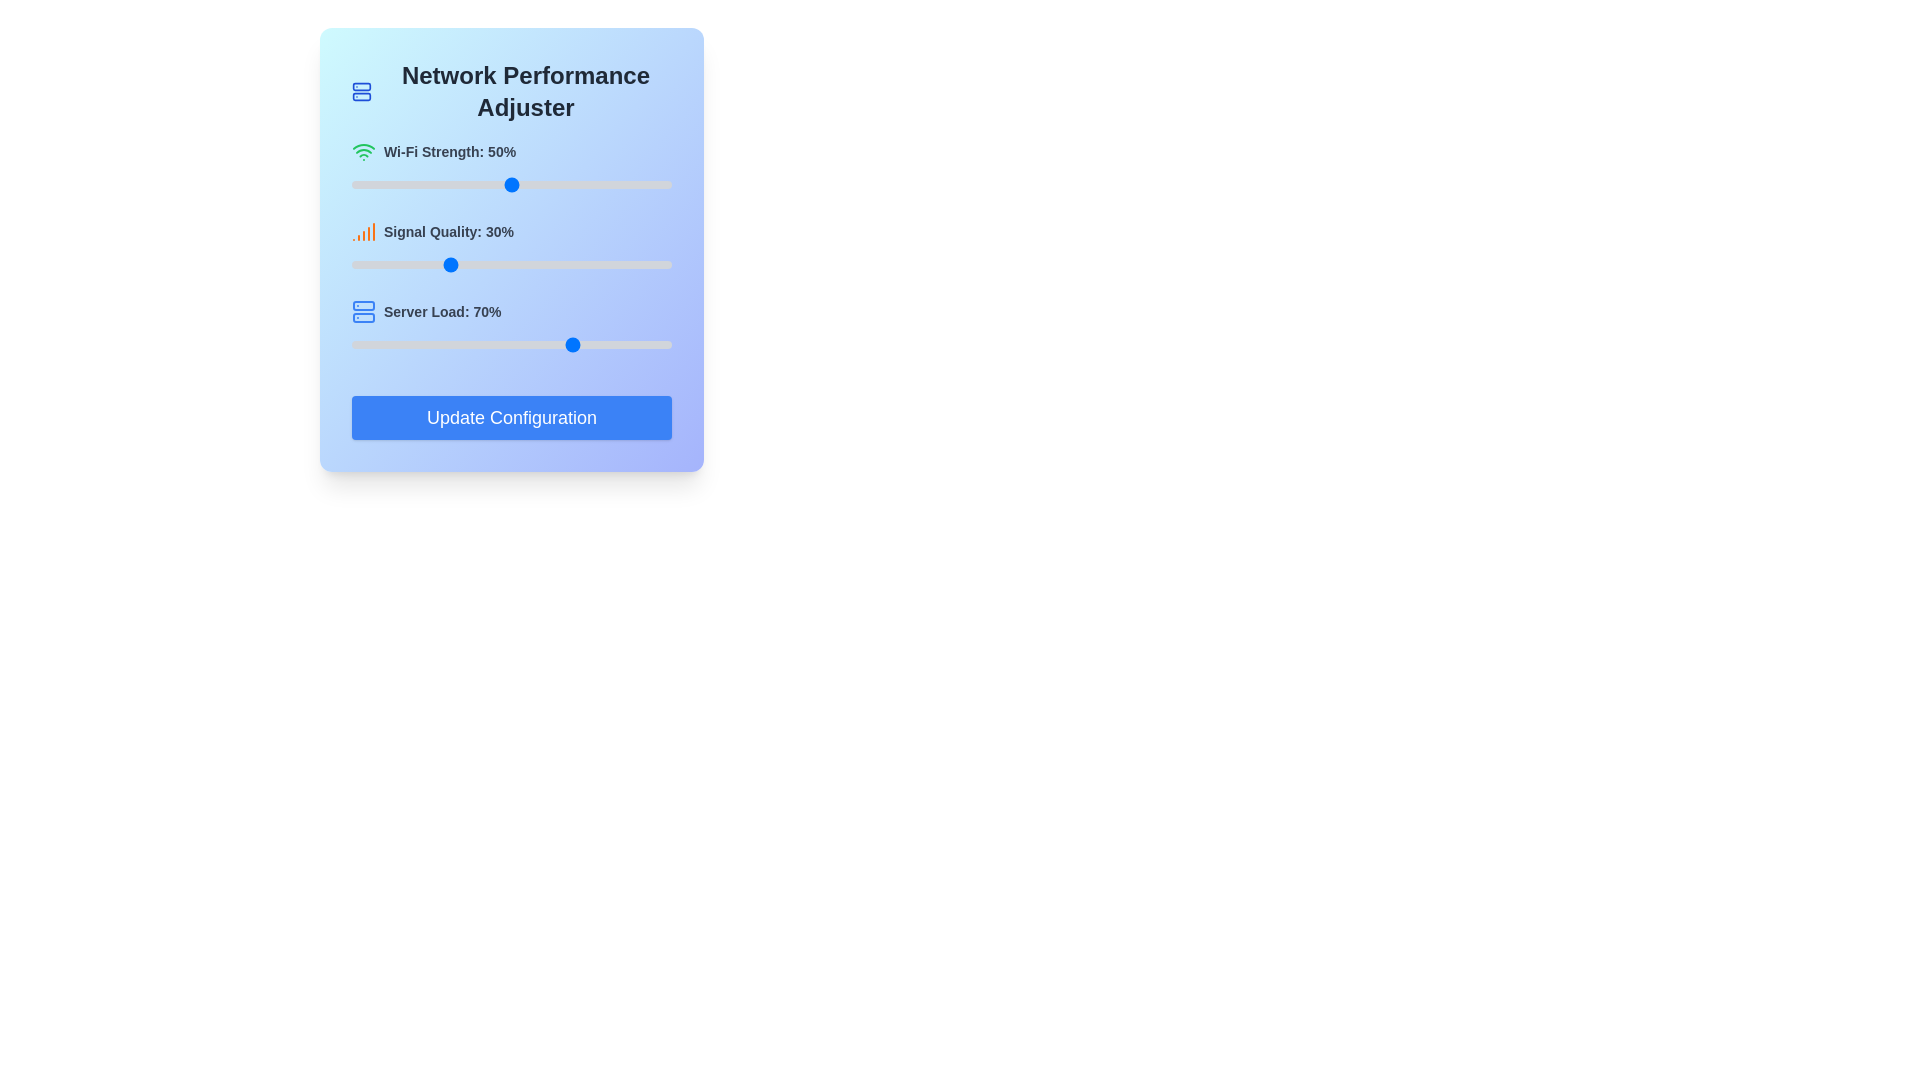 Image resolution: width=1920 pixels, height=1080 pixels. I want to click on the icon resembling two stacked server racks with rounded corners and a bold blue color, located near the top-left corner of the 'Network Performance Adjuster' section, so click(361, 92).